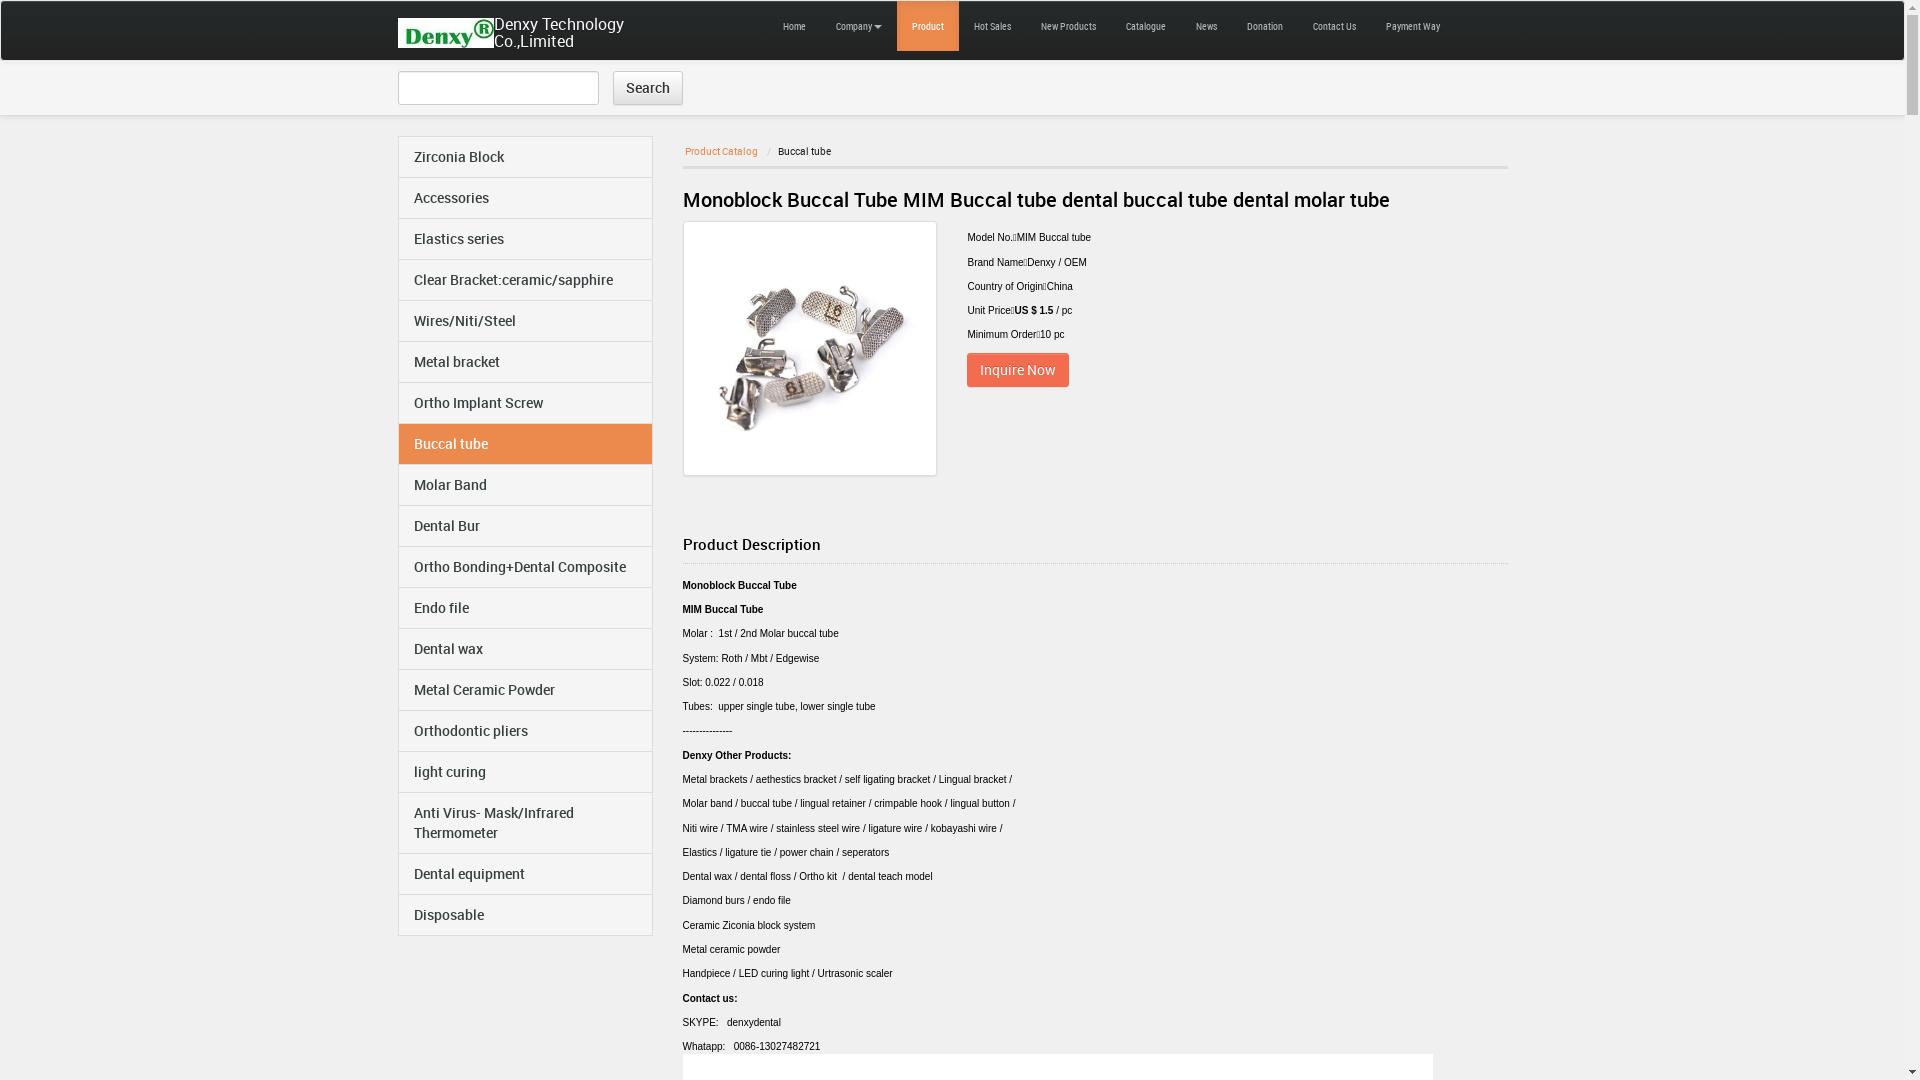 Image resolution: width=1920 pixels, height=1080 pixels. What do you see at coordinates (1017, 370) in the screenshot?
I see `'Inquire Now'` at bounding box center [1017, 370].